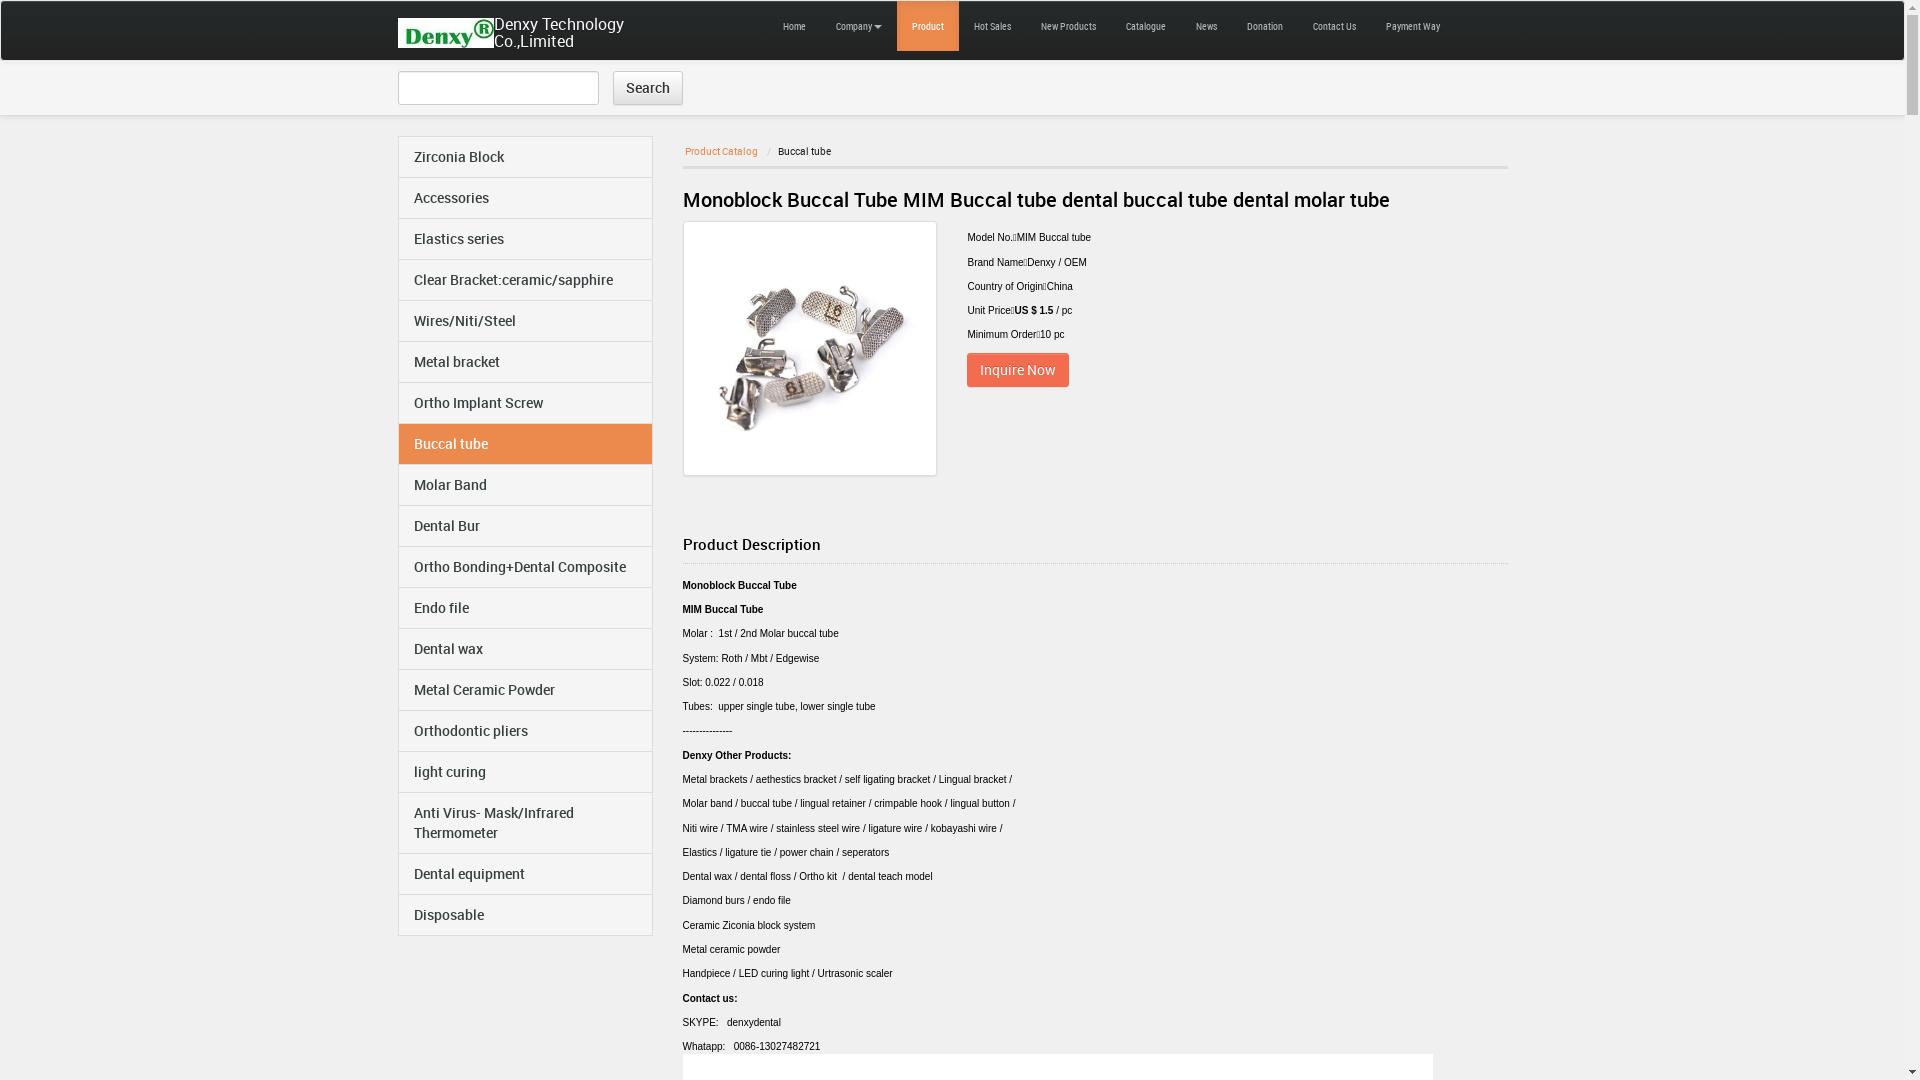 Image resolution: width=1920 pixels, height=1080 pixels. What do you see at coordinates (1017, 370) in the screenshot?
I see `'Inquire Now'` at bounding box center [1017, 370].